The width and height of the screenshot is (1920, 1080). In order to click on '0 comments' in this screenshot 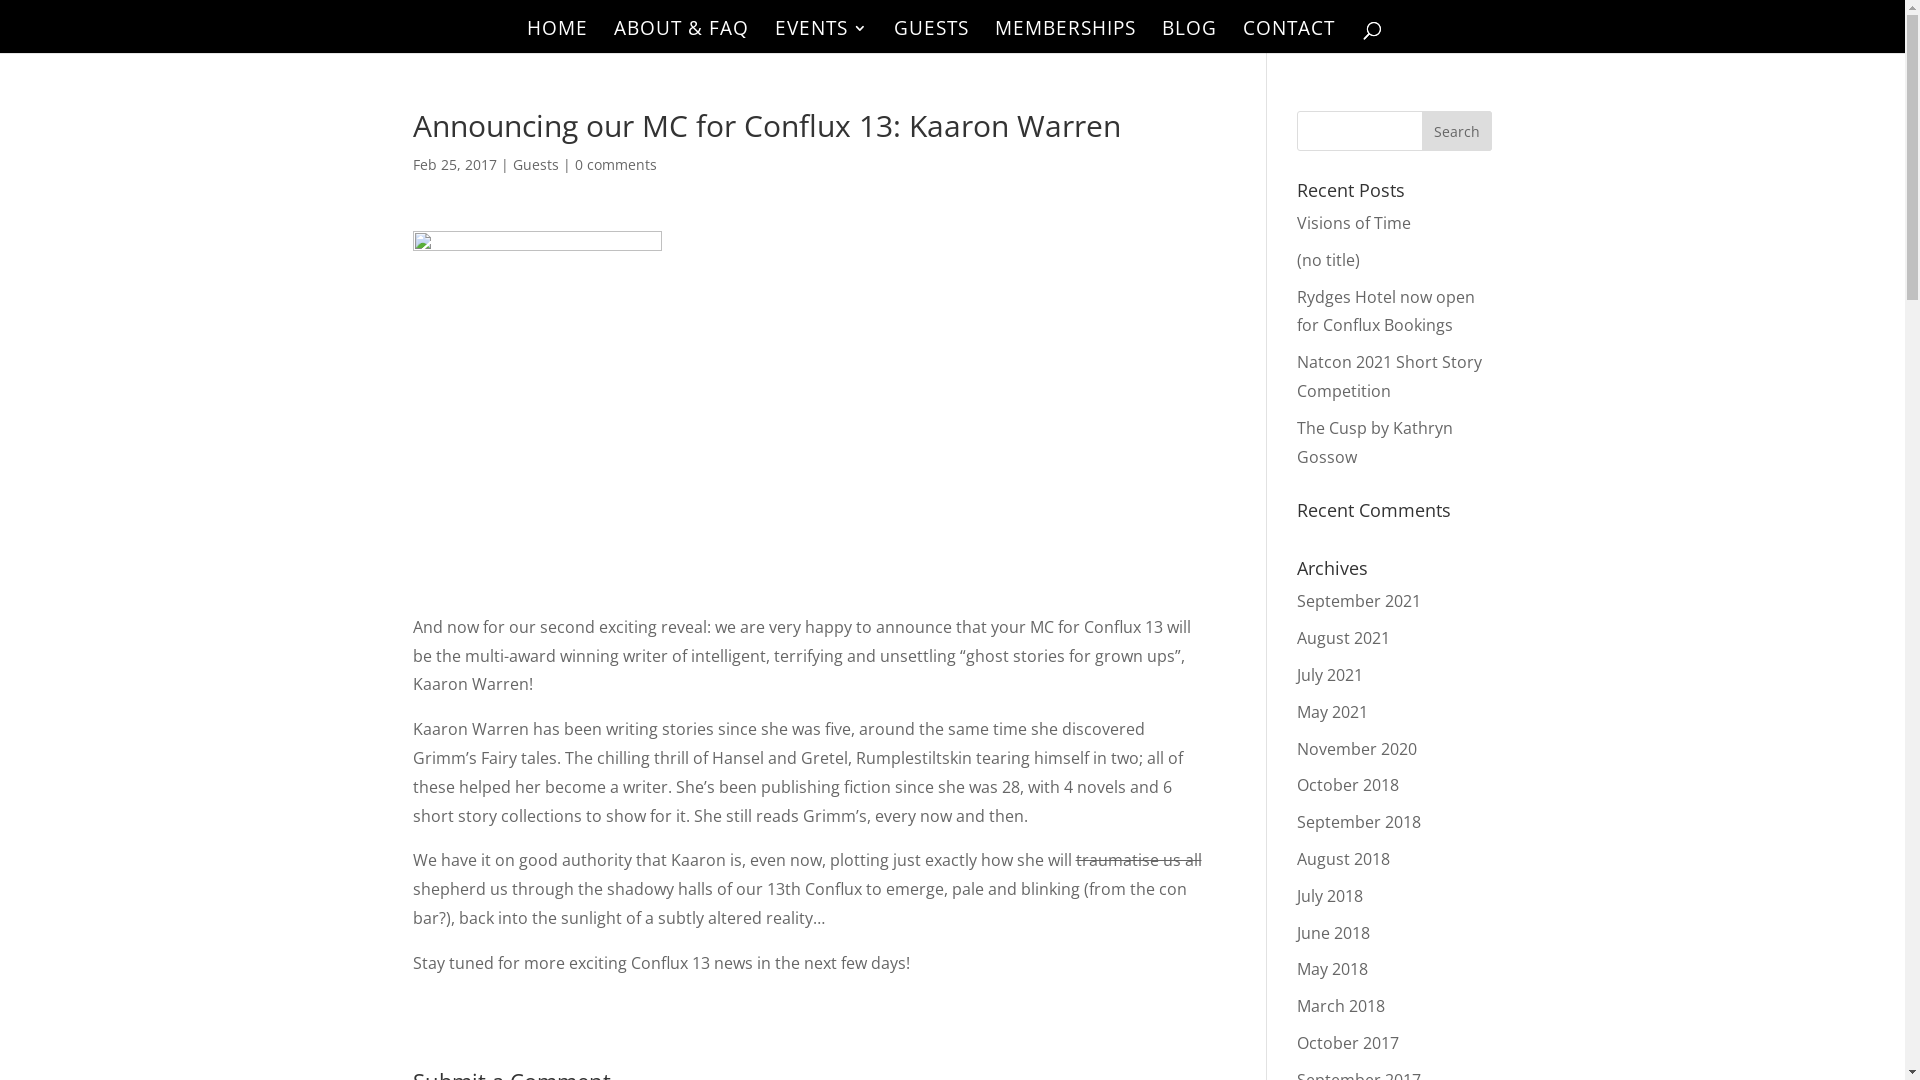, I will do `click(573, 163)`.